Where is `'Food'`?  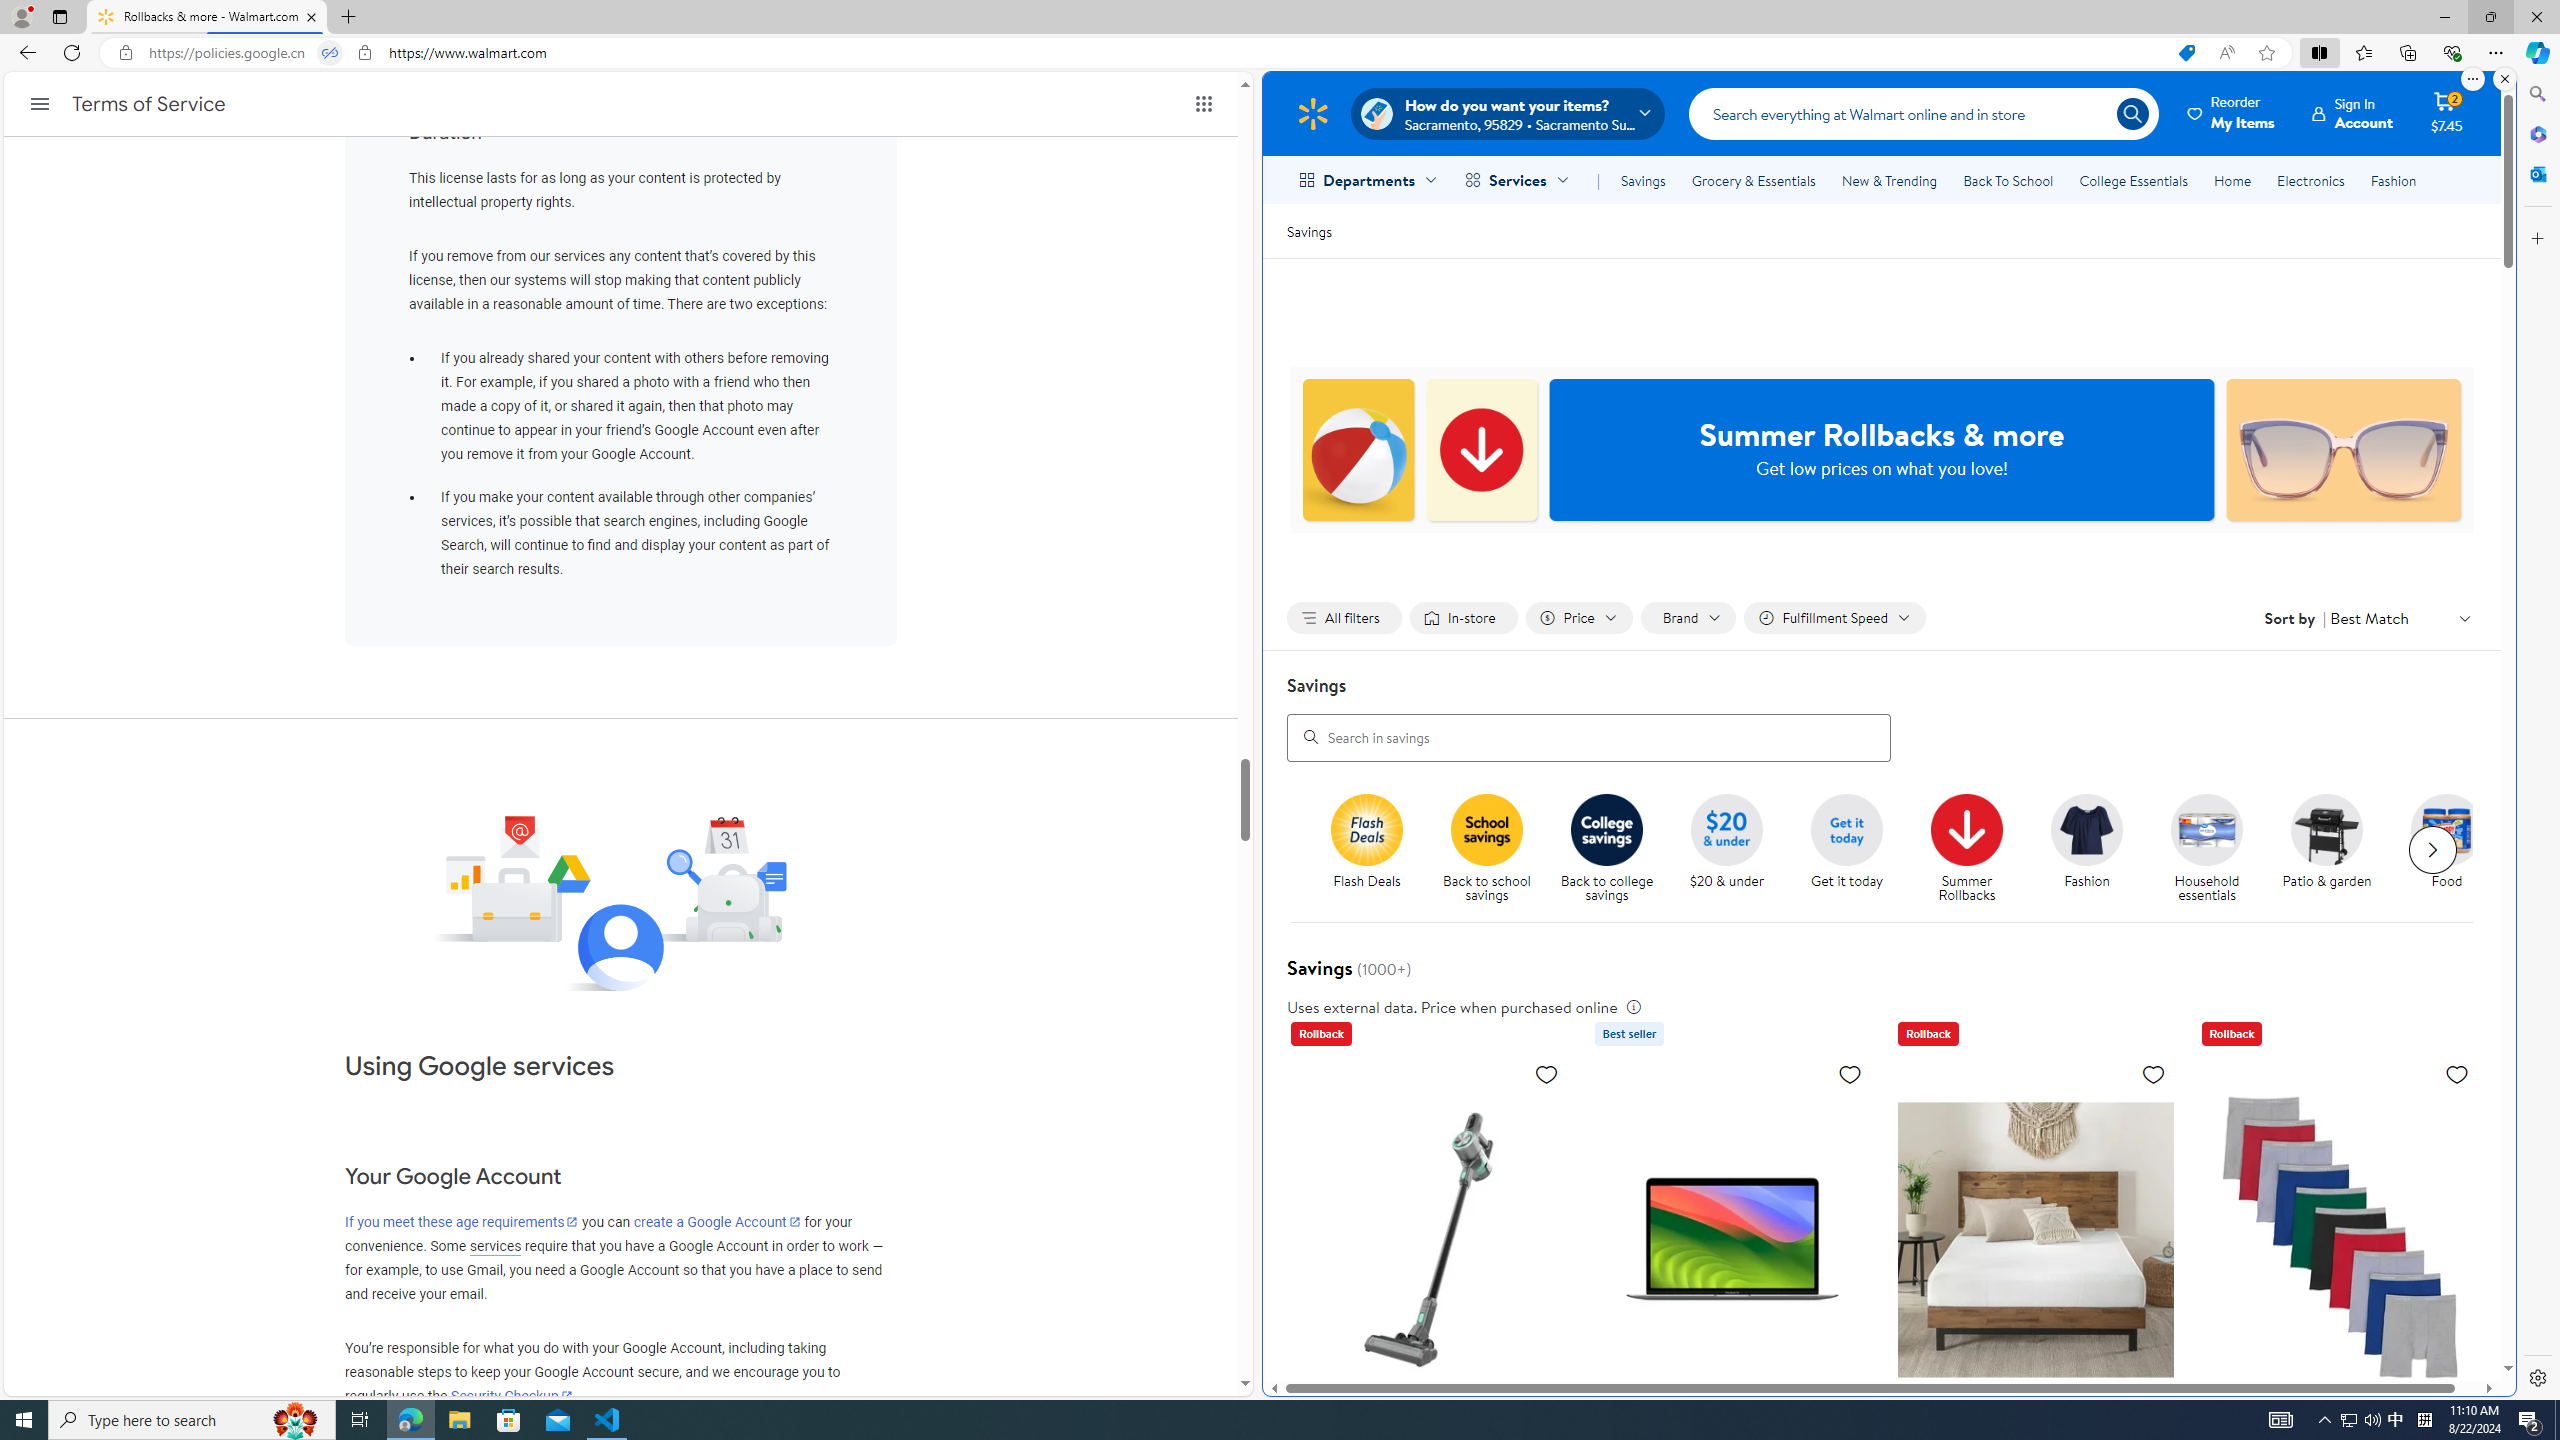
'Food' is located at coordinates (2454, 849).